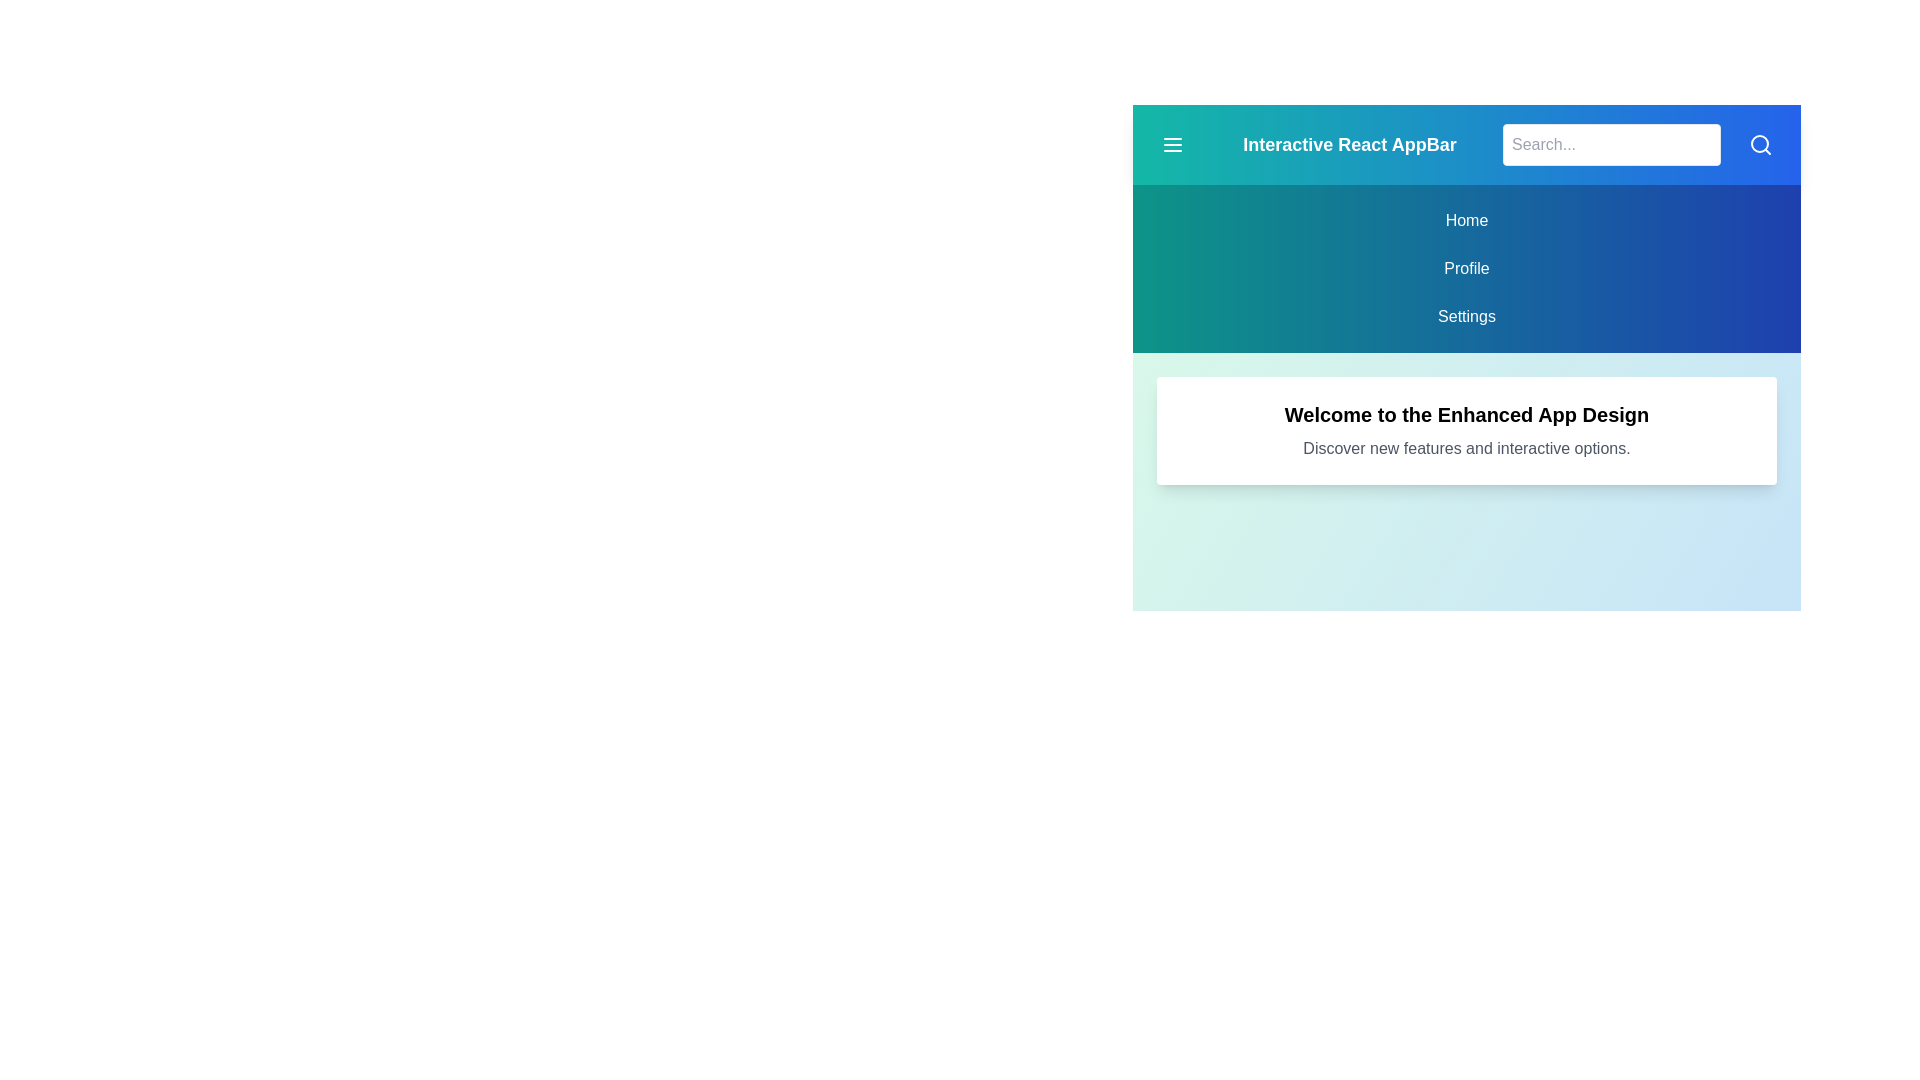  Describe the element at coordinates (1761, 144) in the screenshot. I see `the search button to toggle the visibility of the search bar` at that location.